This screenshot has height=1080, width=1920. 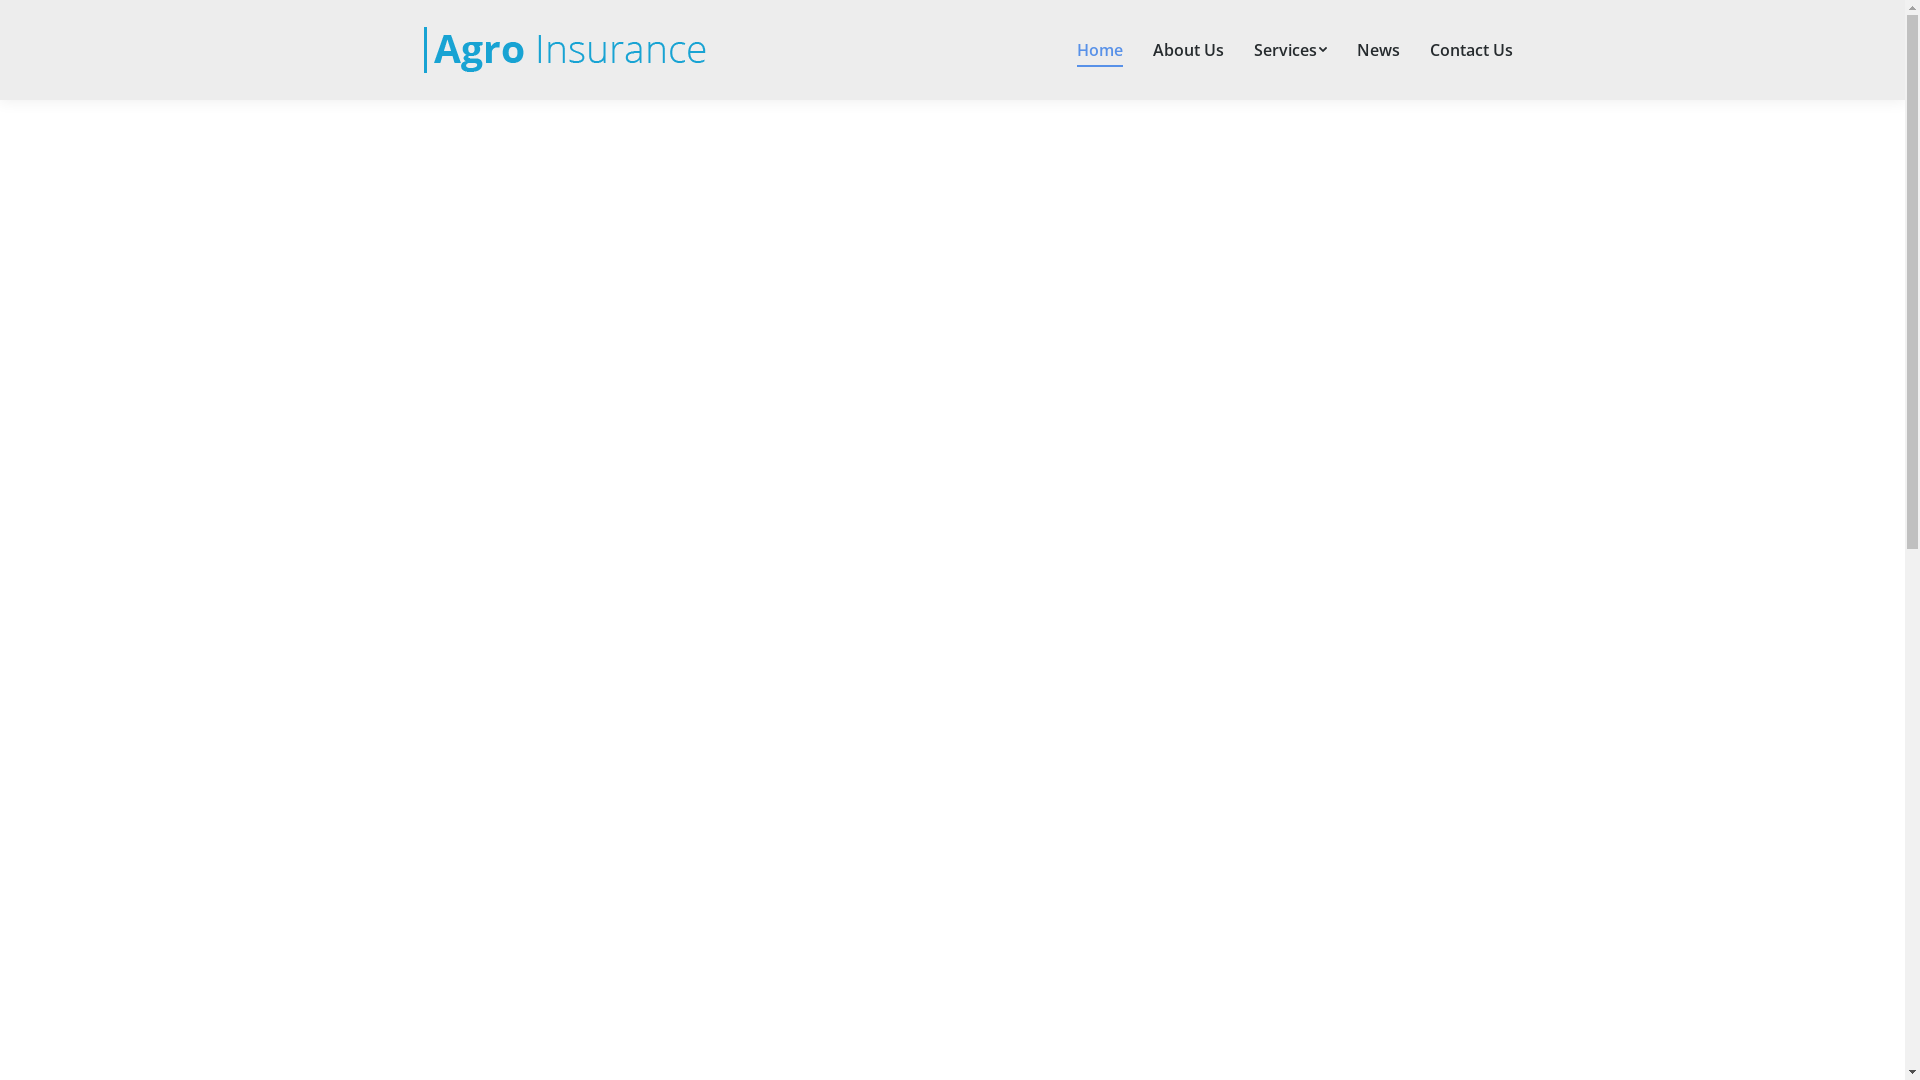 I want to click on 'Contact Us', so click(x=1470, y=49).